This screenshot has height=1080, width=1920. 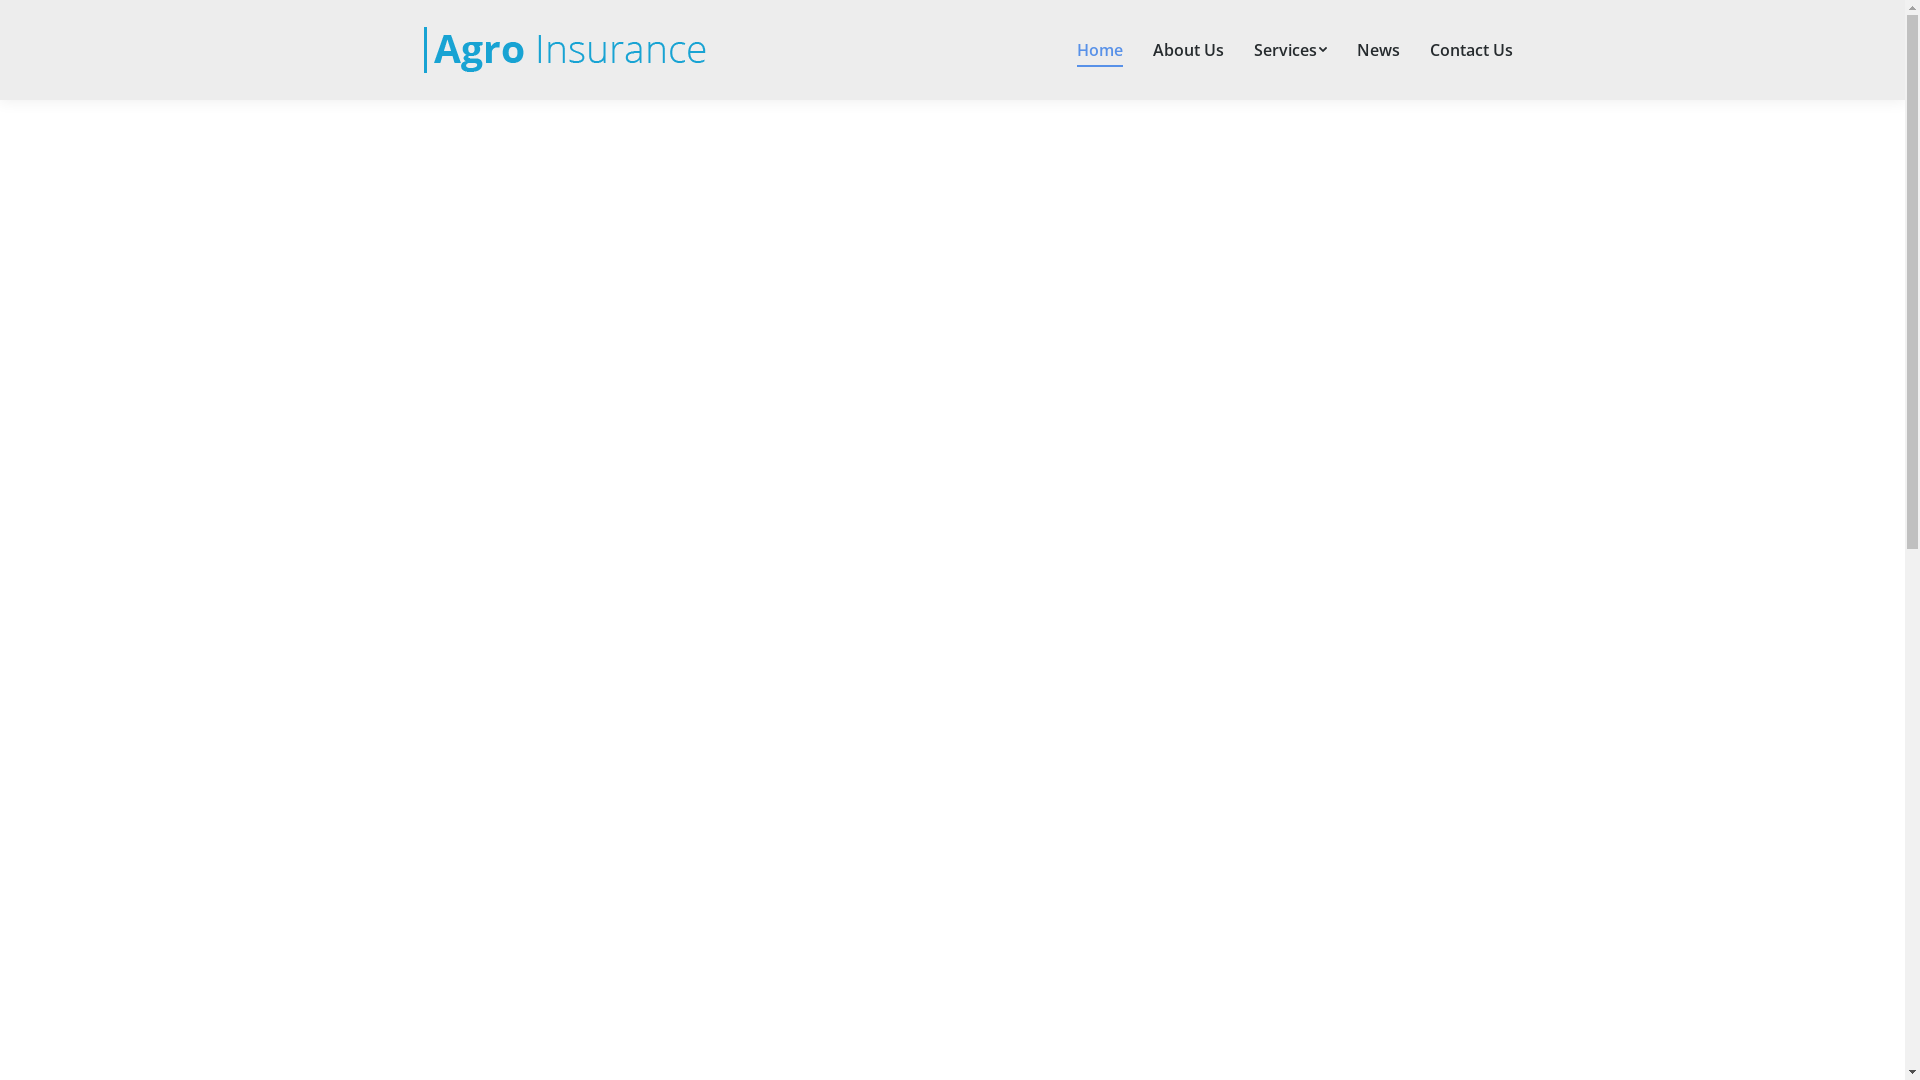 I want to click on 'Contact Us', so click(x=1470, y=49).